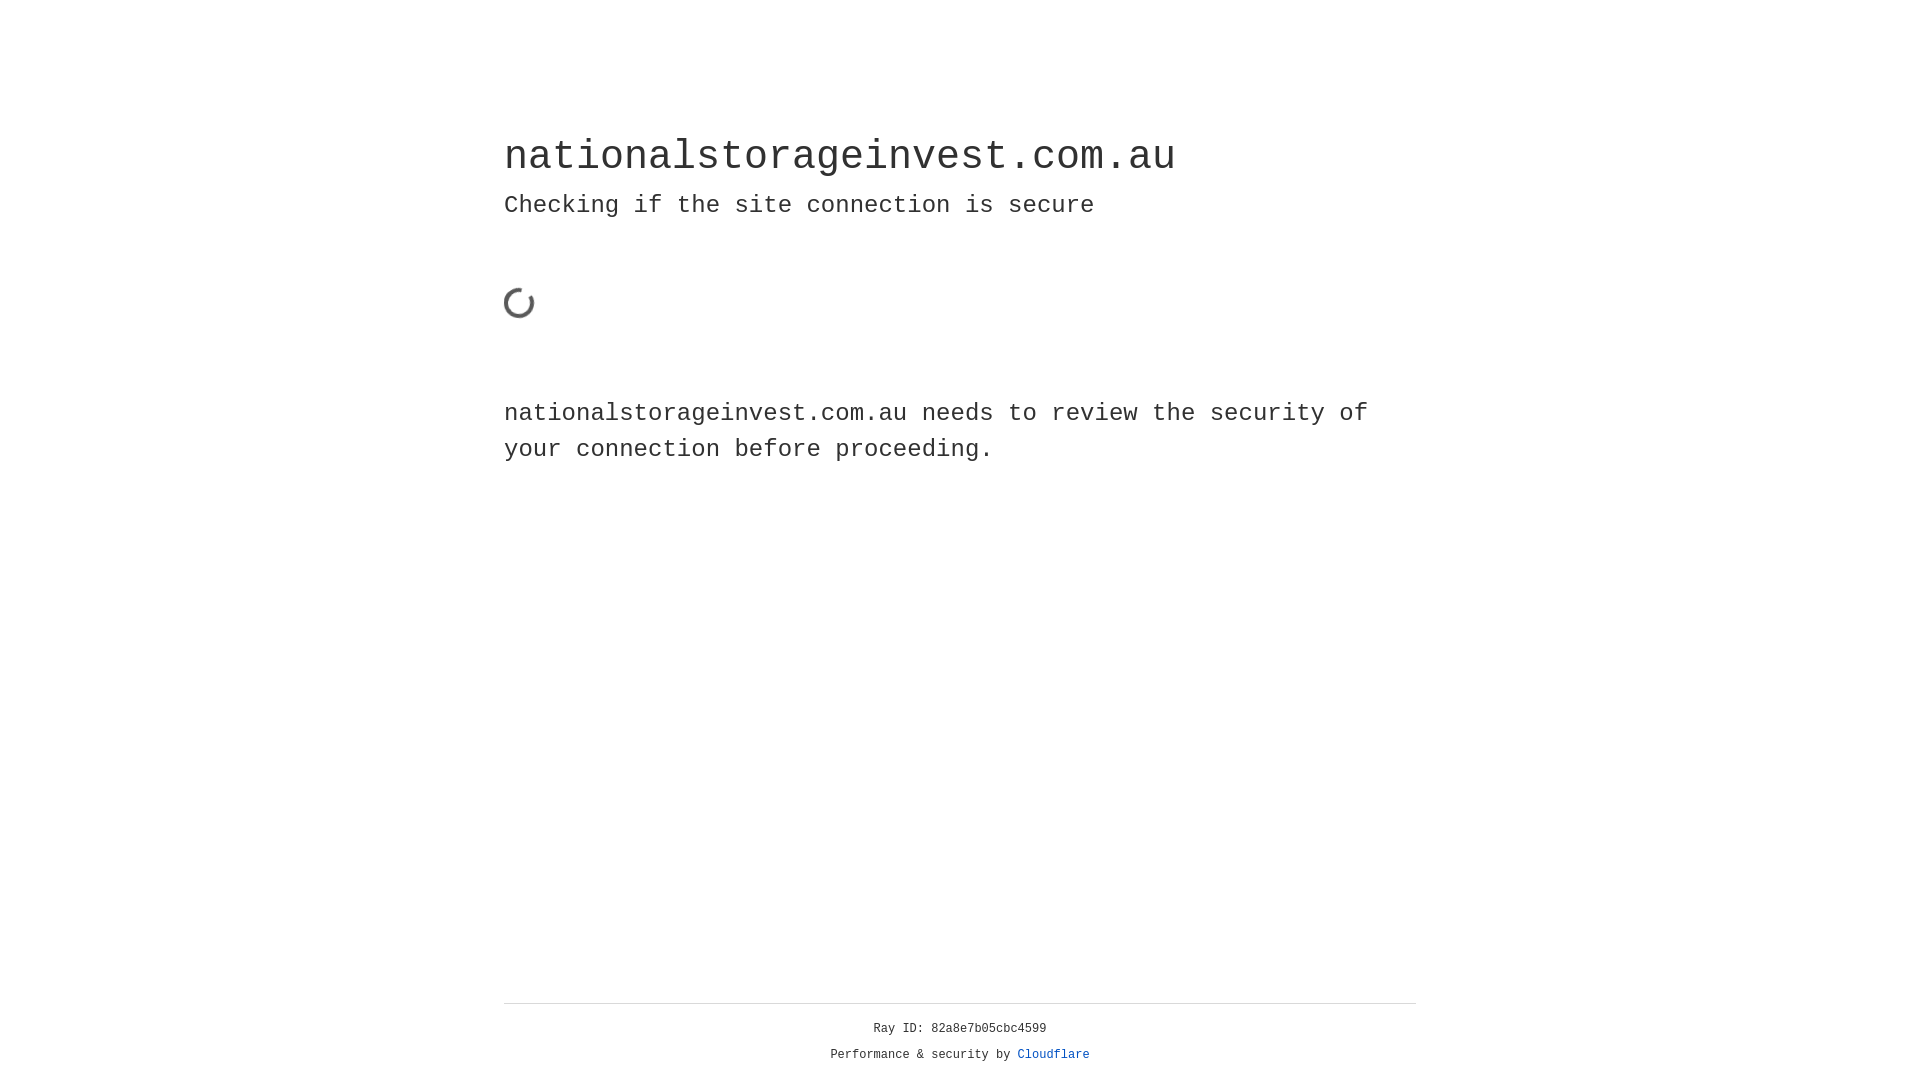 The height and width of the screenshot is (1080, 1920). What do you see at coordinates (1053, 1054) in the screenshot?
I see `'Cloudflare'` at bounding box center [1053, 1054].